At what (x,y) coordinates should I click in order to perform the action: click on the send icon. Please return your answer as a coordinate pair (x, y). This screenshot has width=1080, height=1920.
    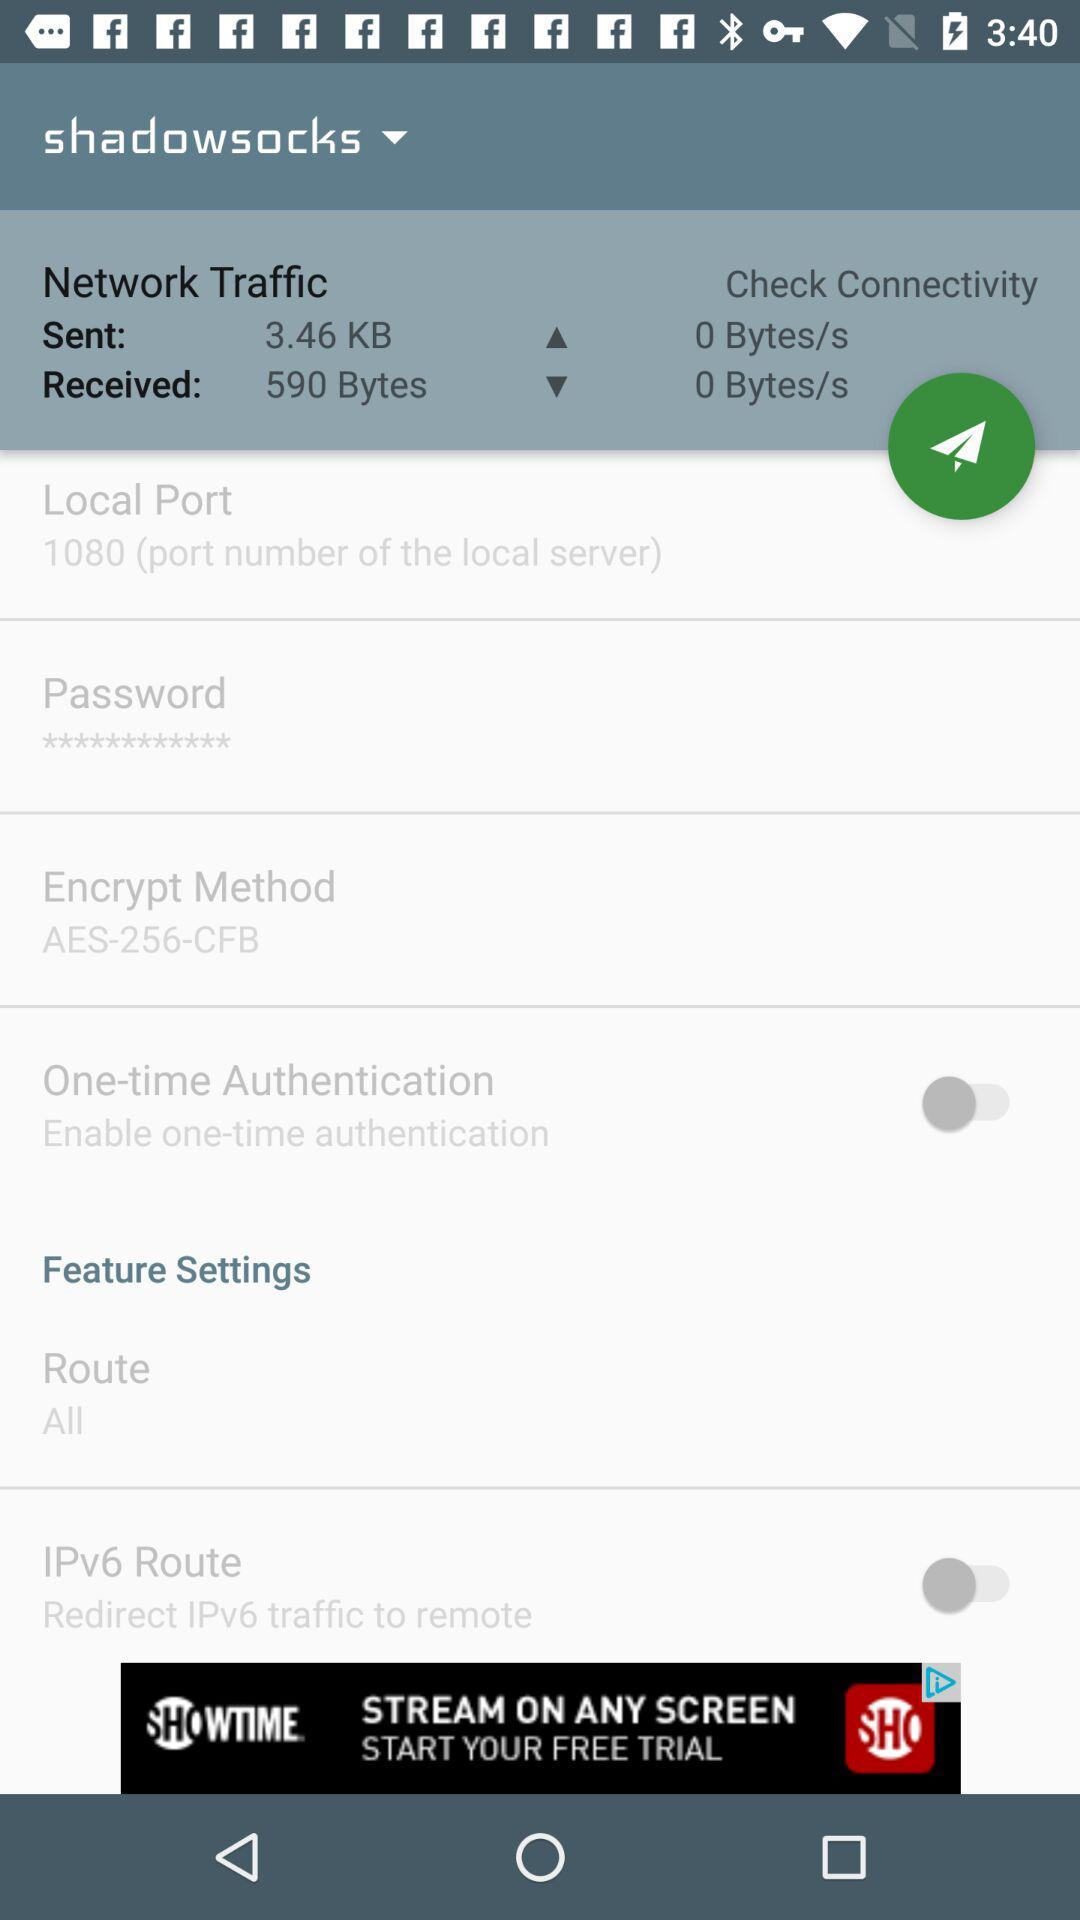
    Looking at the image, I should click on (960, 445).